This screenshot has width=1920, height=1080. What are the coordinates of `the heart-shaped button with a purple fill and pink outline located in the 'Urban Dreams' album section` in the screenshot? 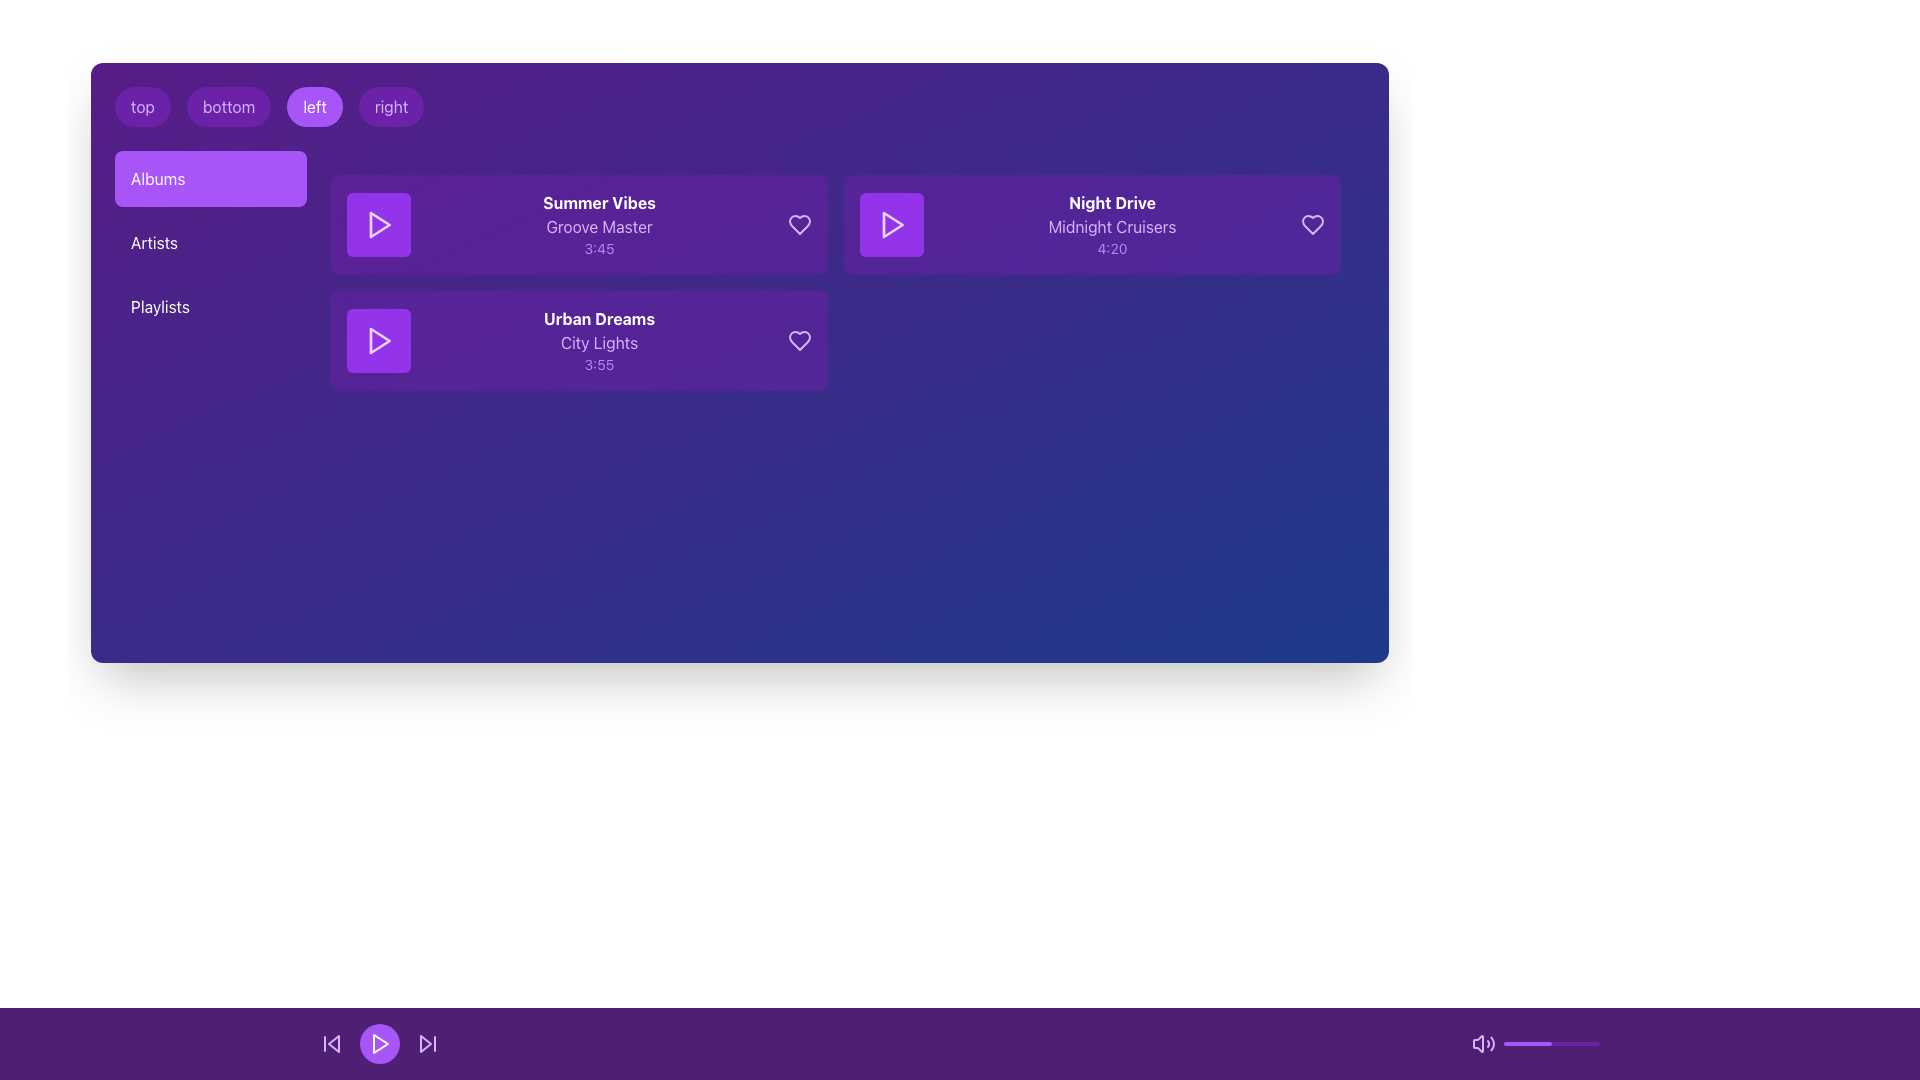 It's located at (800, 339).